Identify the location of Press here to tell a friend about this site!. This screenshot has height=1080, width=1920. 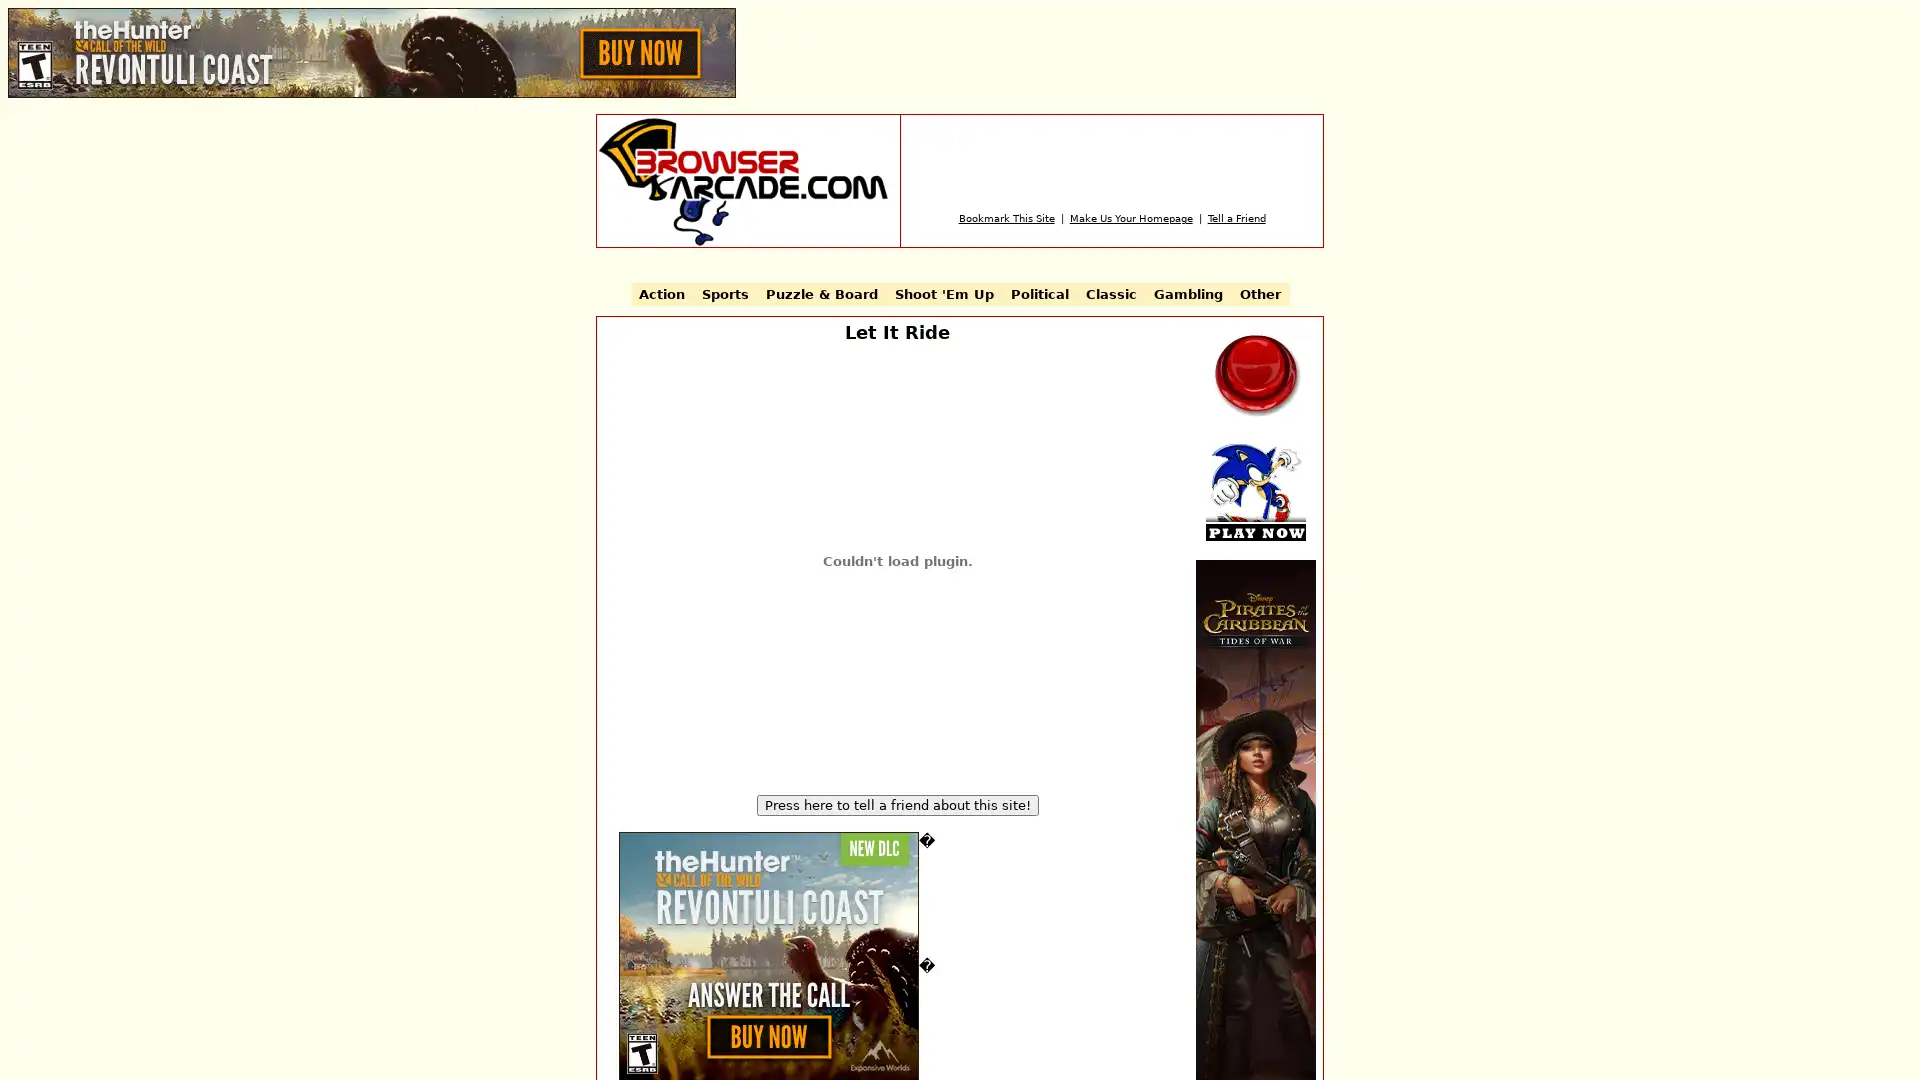
(896, 804).